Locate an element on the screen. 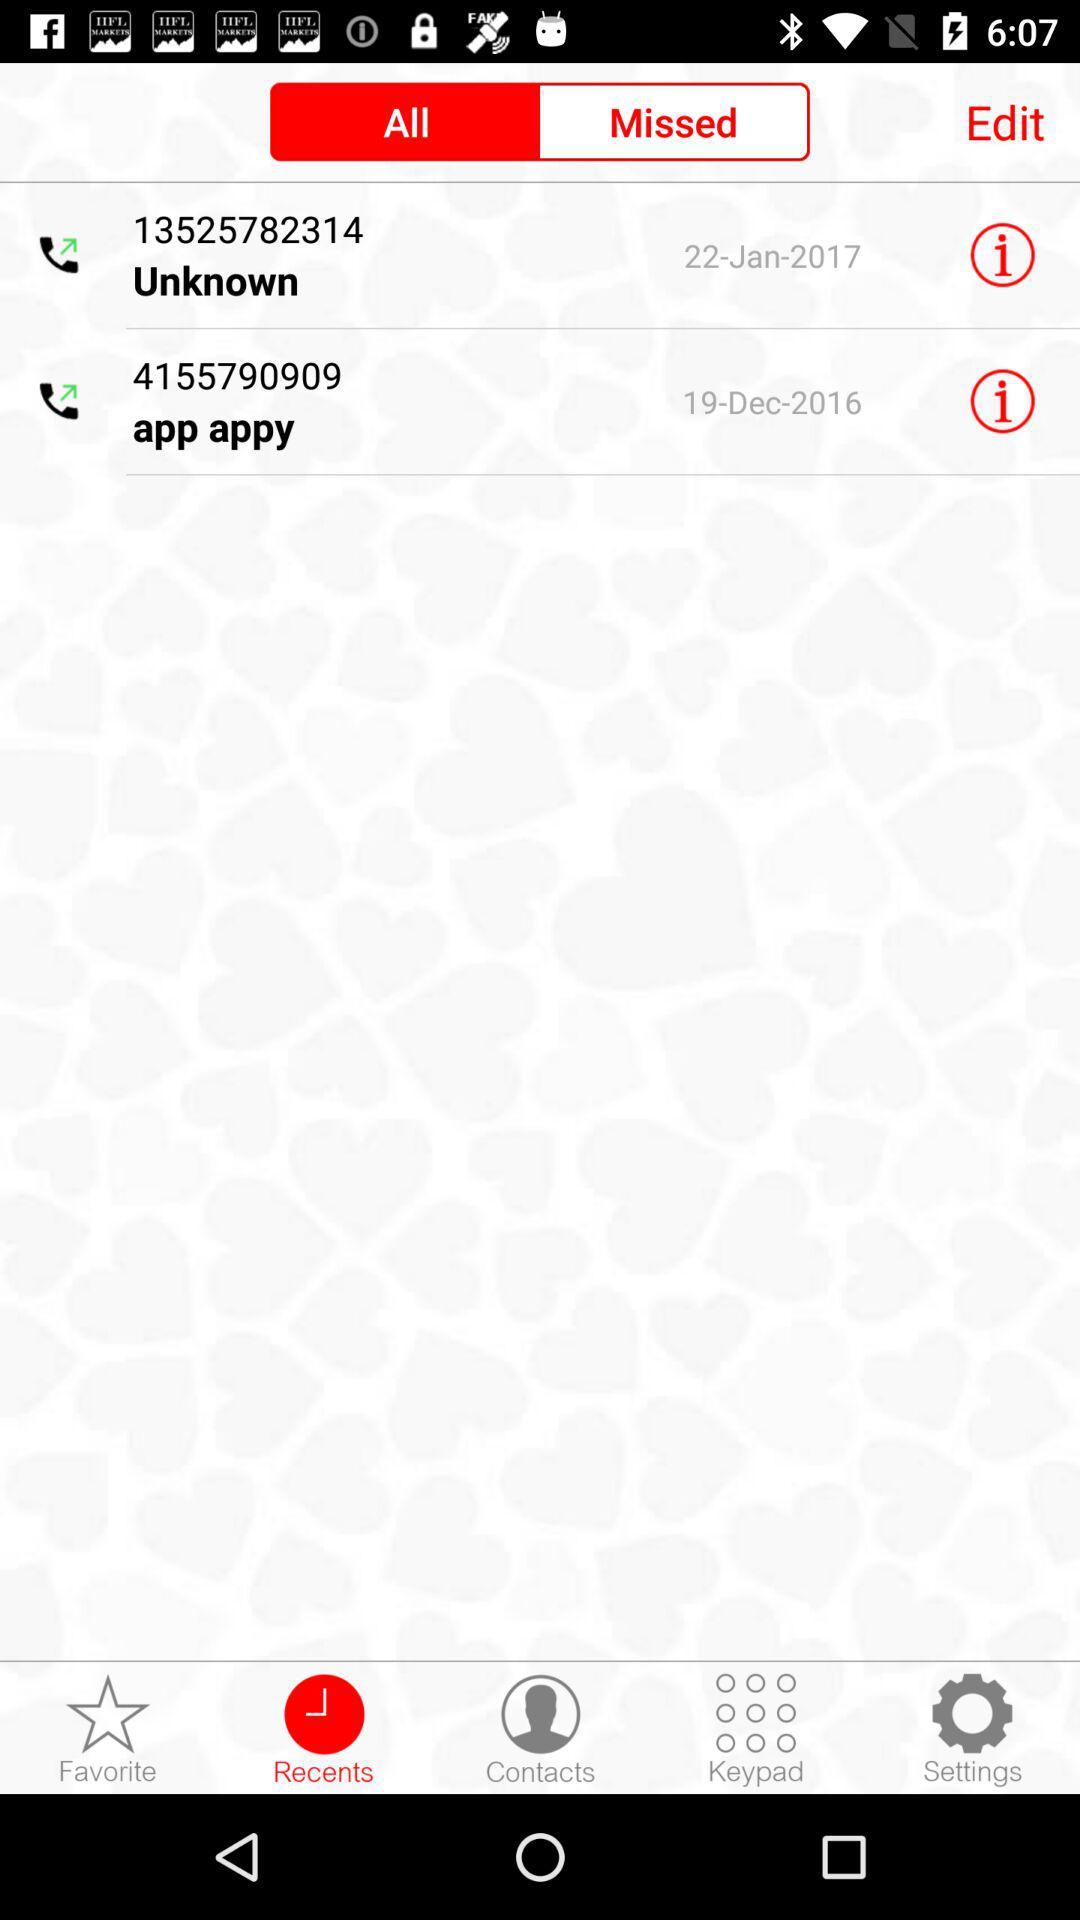 The image size is (1080, 1920). information icon beside unknown text is located at coordinates (1002, 253).